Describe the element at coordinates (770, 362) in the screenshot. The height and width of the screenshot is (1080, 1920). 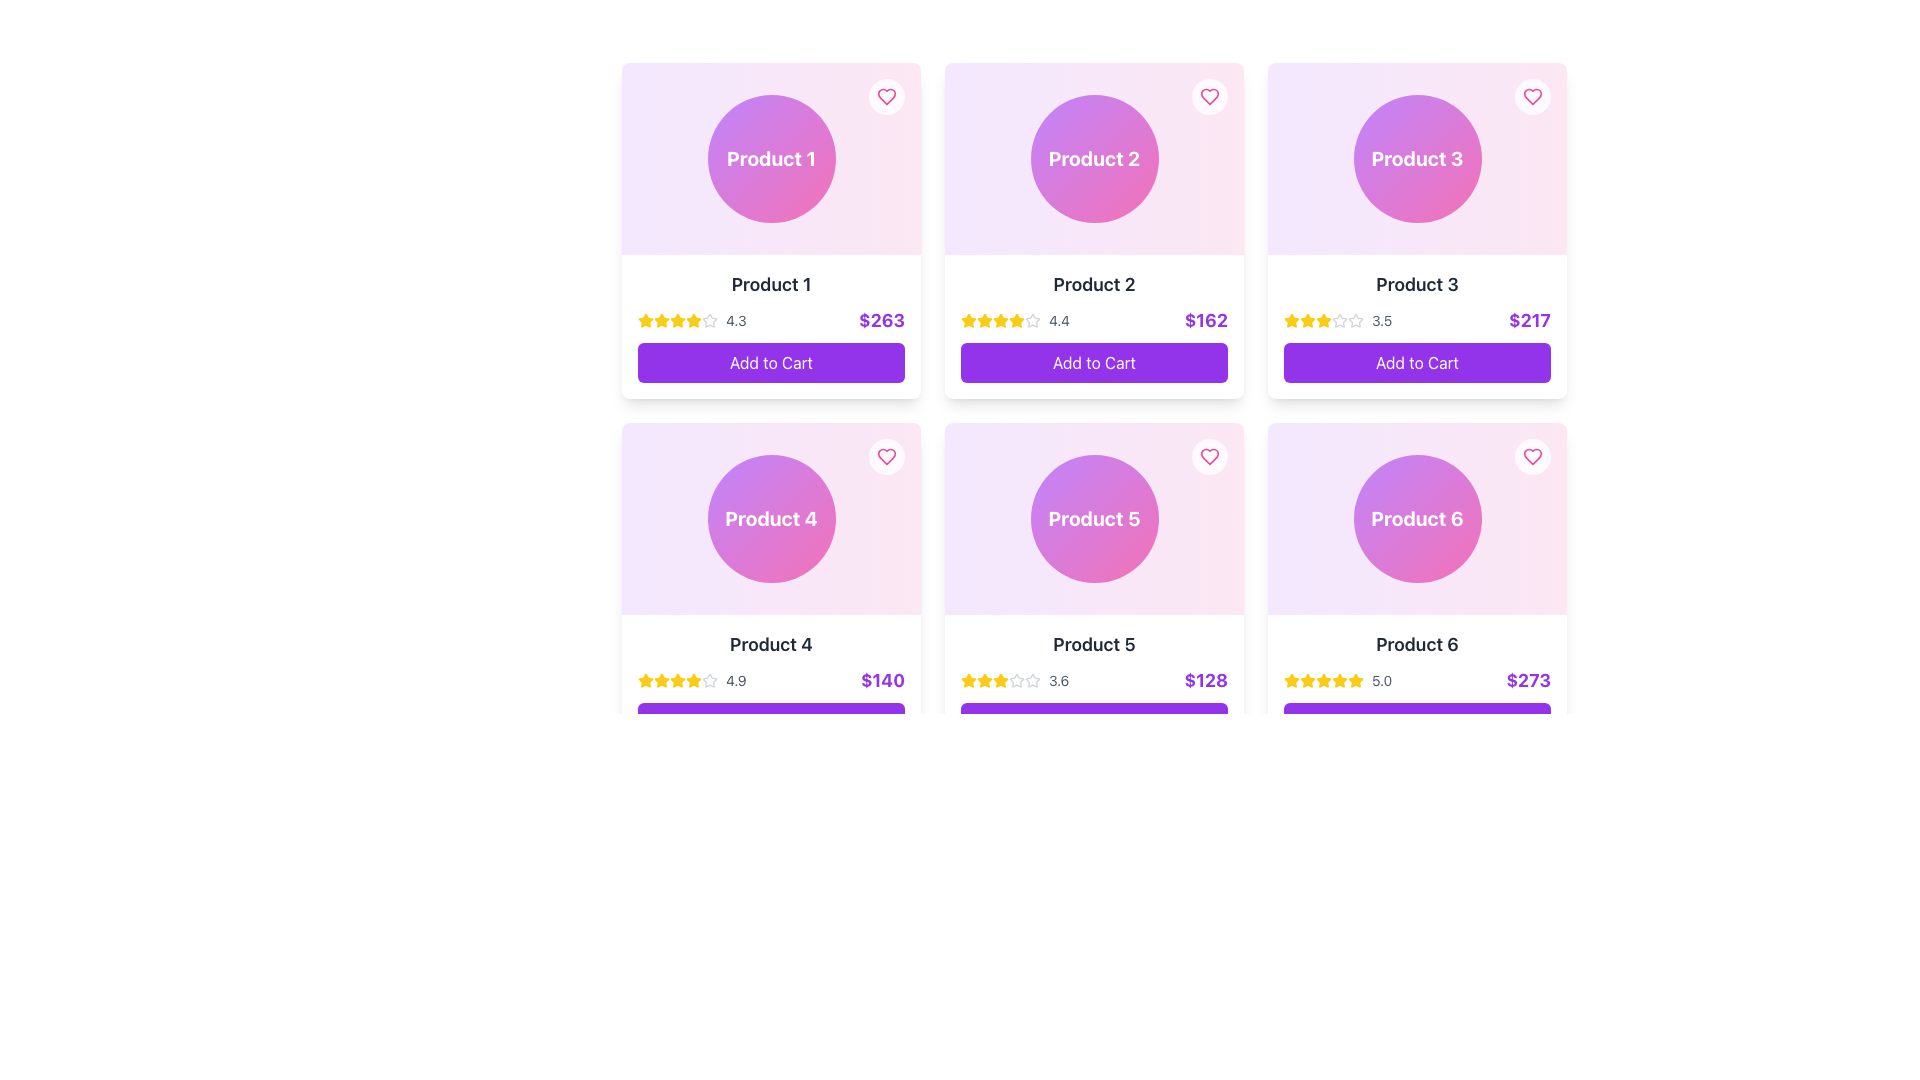
I see `the 'Add to Cart' button with a vibrant purple background and white text, located below the price of '$263' for 'Product 1'` at that location.